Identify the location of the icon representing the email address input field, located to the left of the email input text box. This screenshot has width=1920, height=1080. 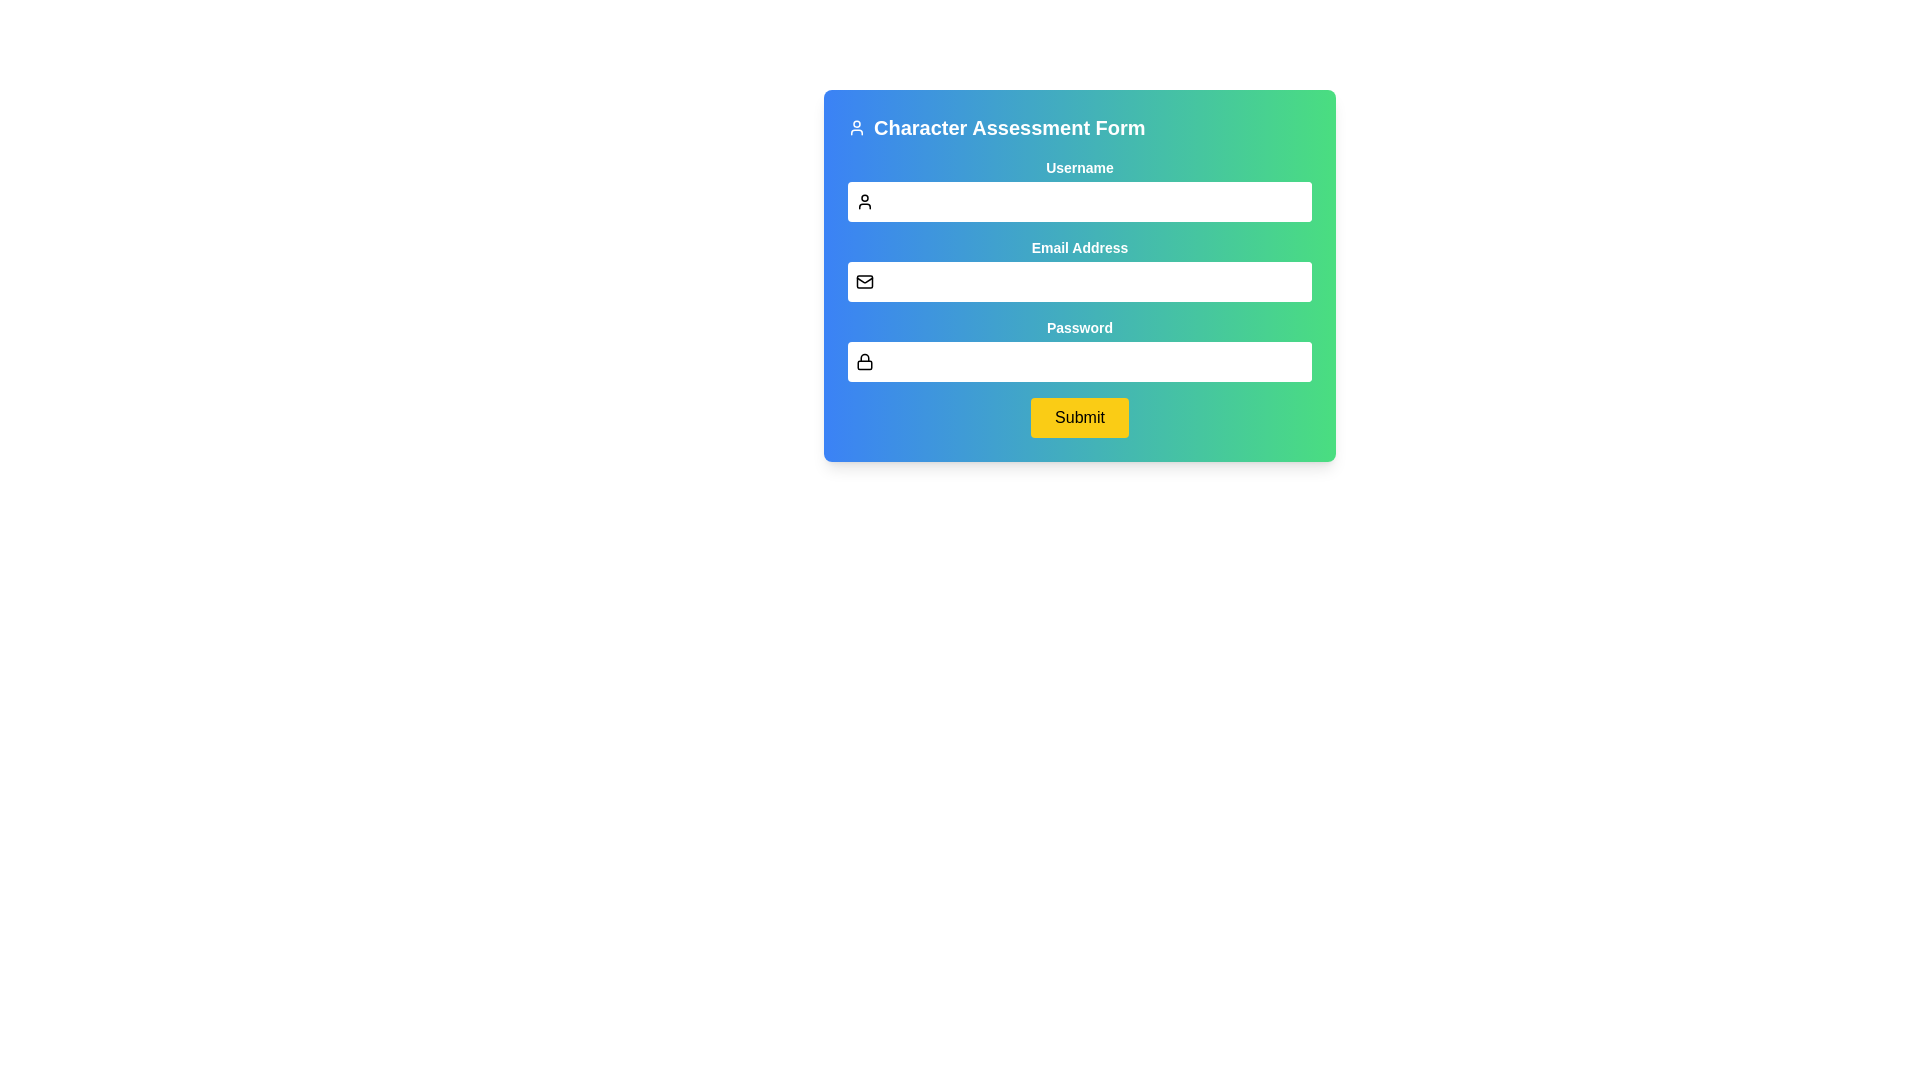
(864, 281).